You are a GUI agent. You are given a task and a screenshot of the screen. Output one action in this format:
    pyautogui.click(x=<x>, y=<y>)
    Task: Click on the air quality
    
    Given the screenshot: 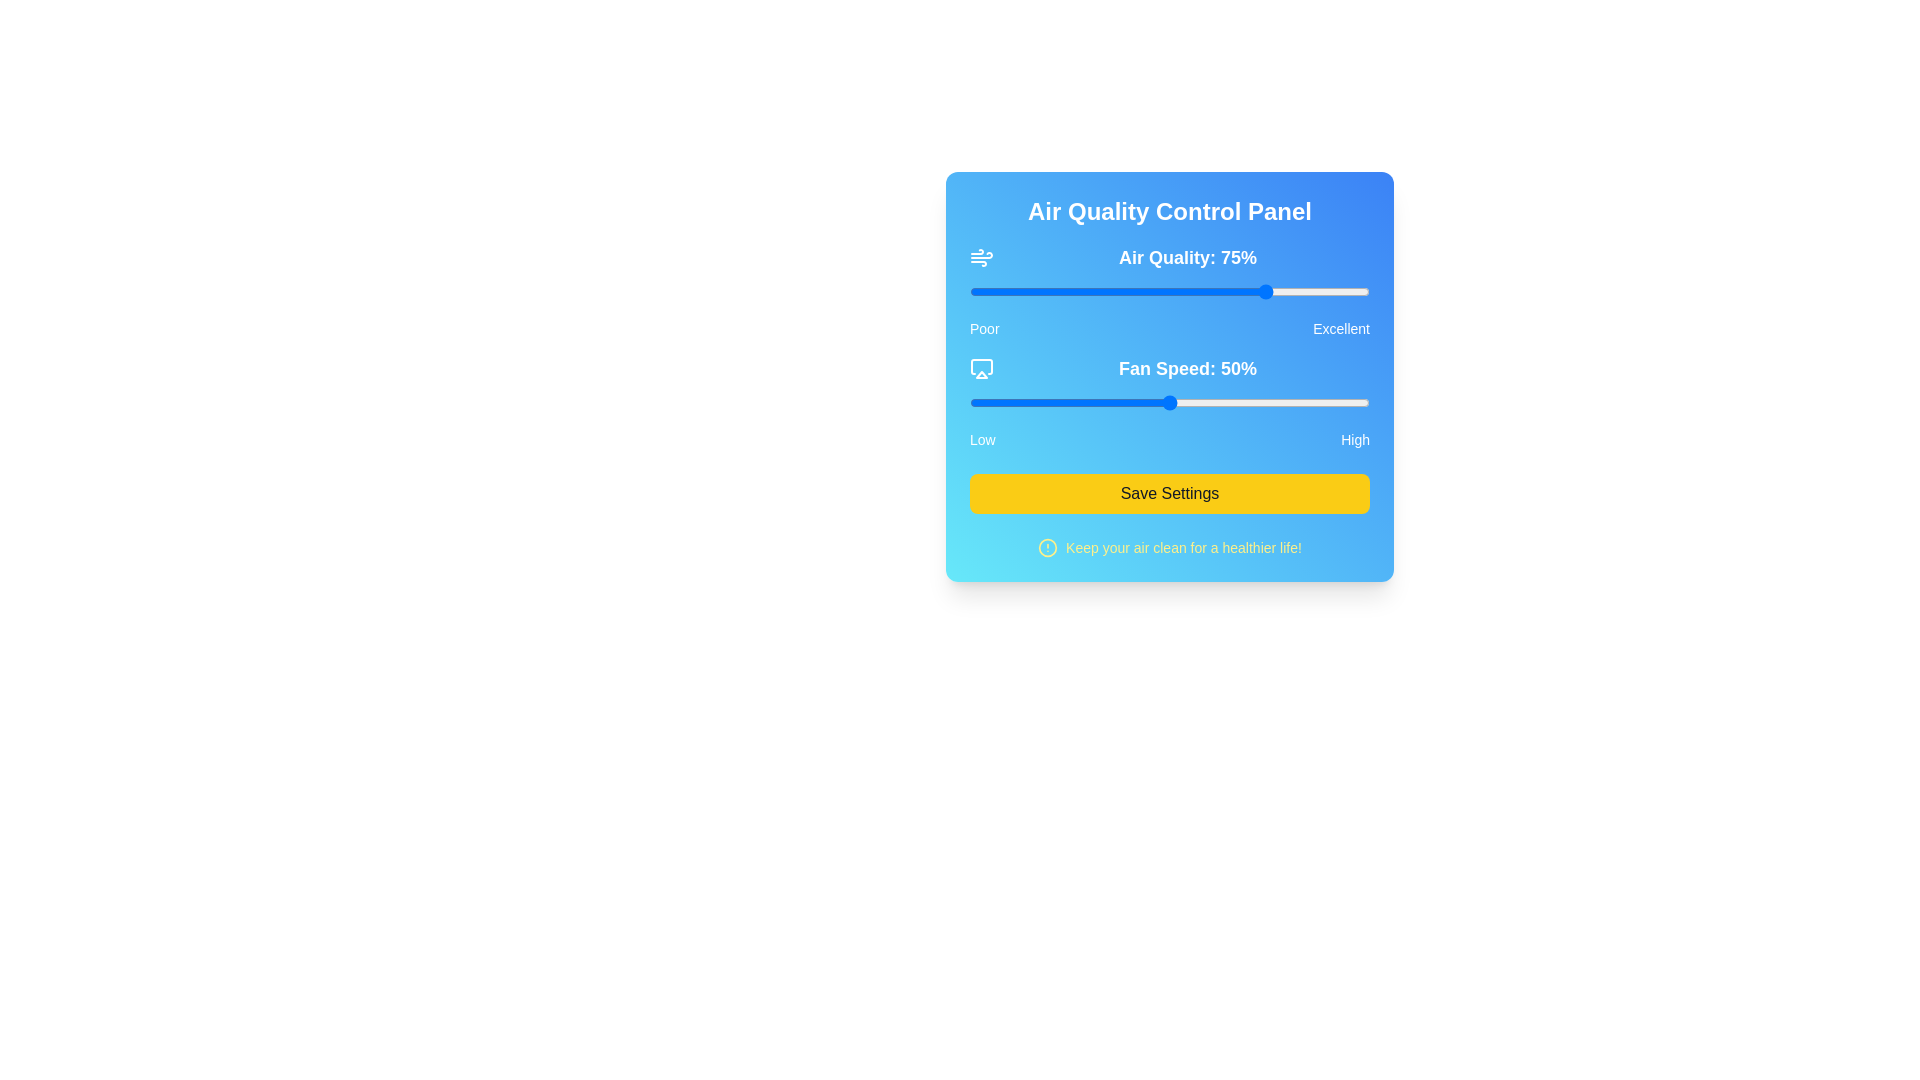 What is the action you would take?
    pyautogui.click(x=1256, y=292)
    